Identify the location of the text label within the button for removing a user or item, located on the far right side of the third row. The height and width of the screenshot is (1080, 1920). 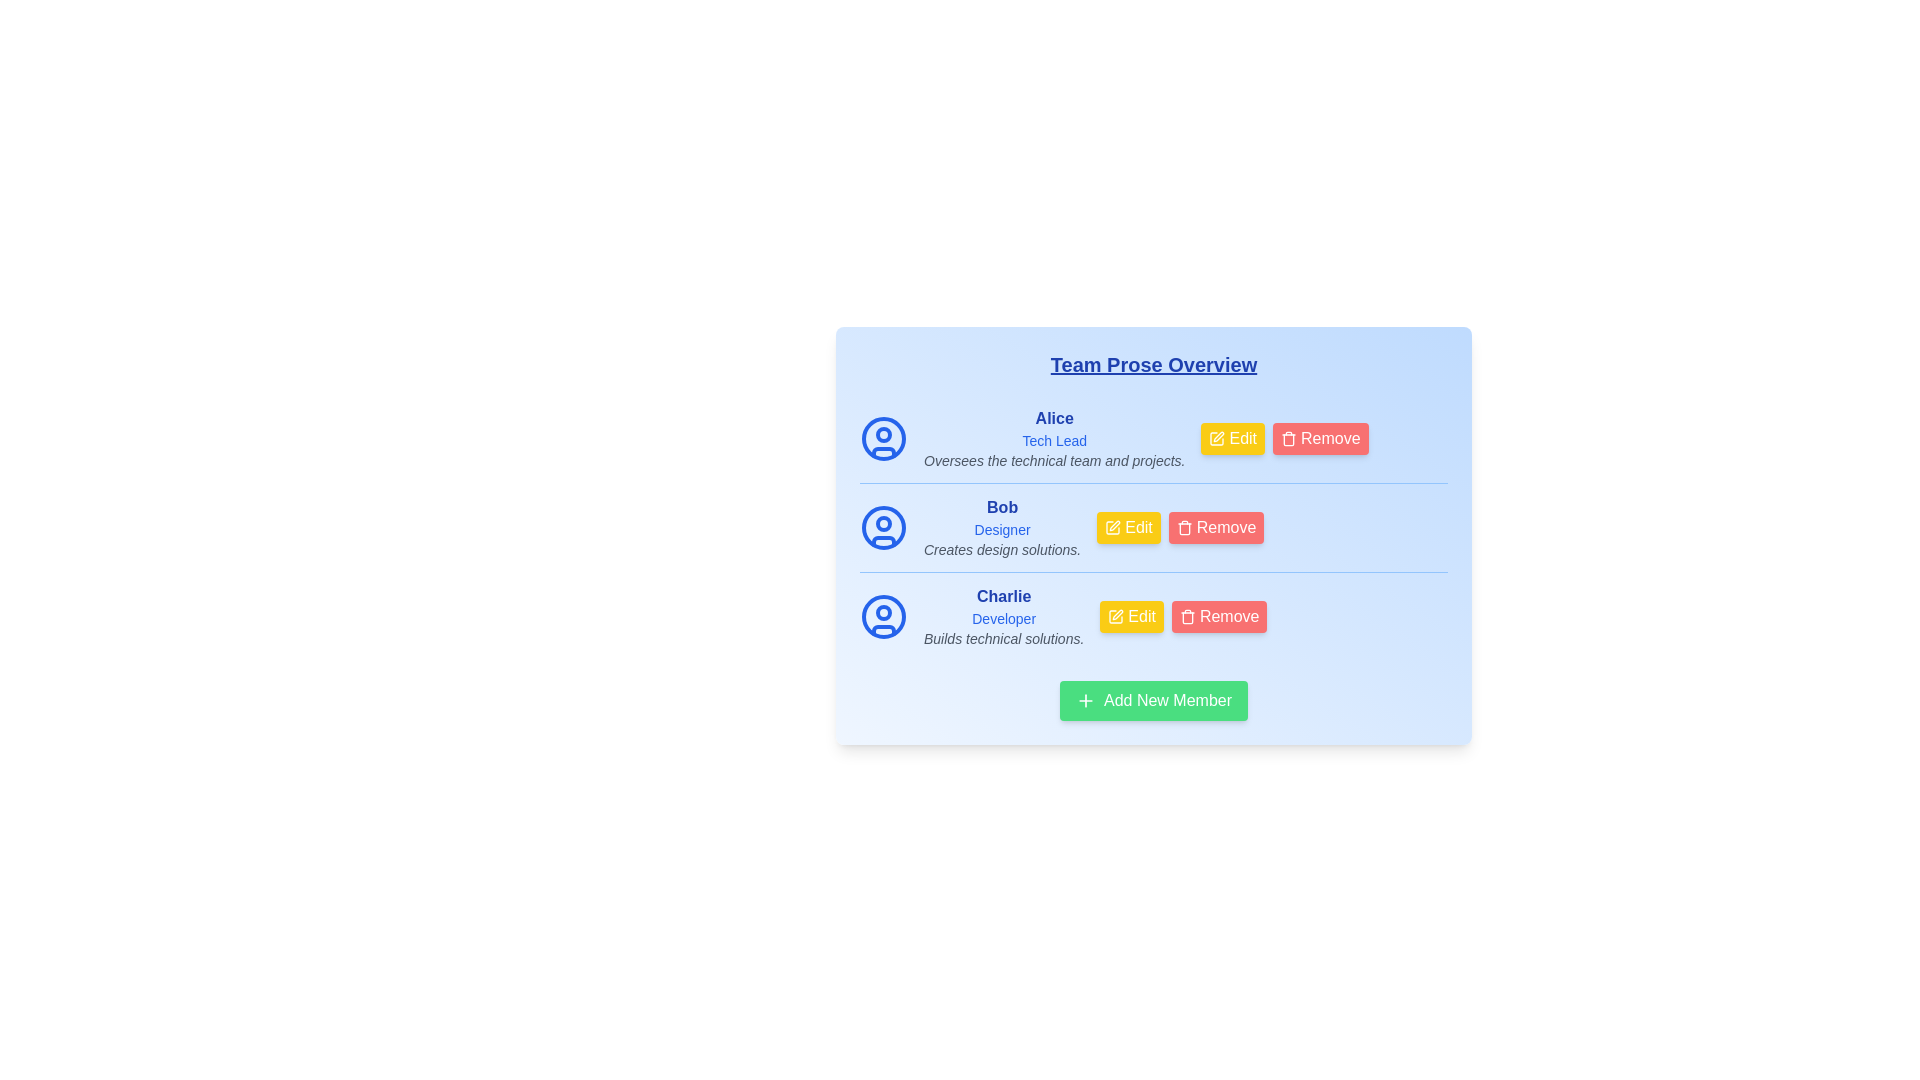
(1226, 616).